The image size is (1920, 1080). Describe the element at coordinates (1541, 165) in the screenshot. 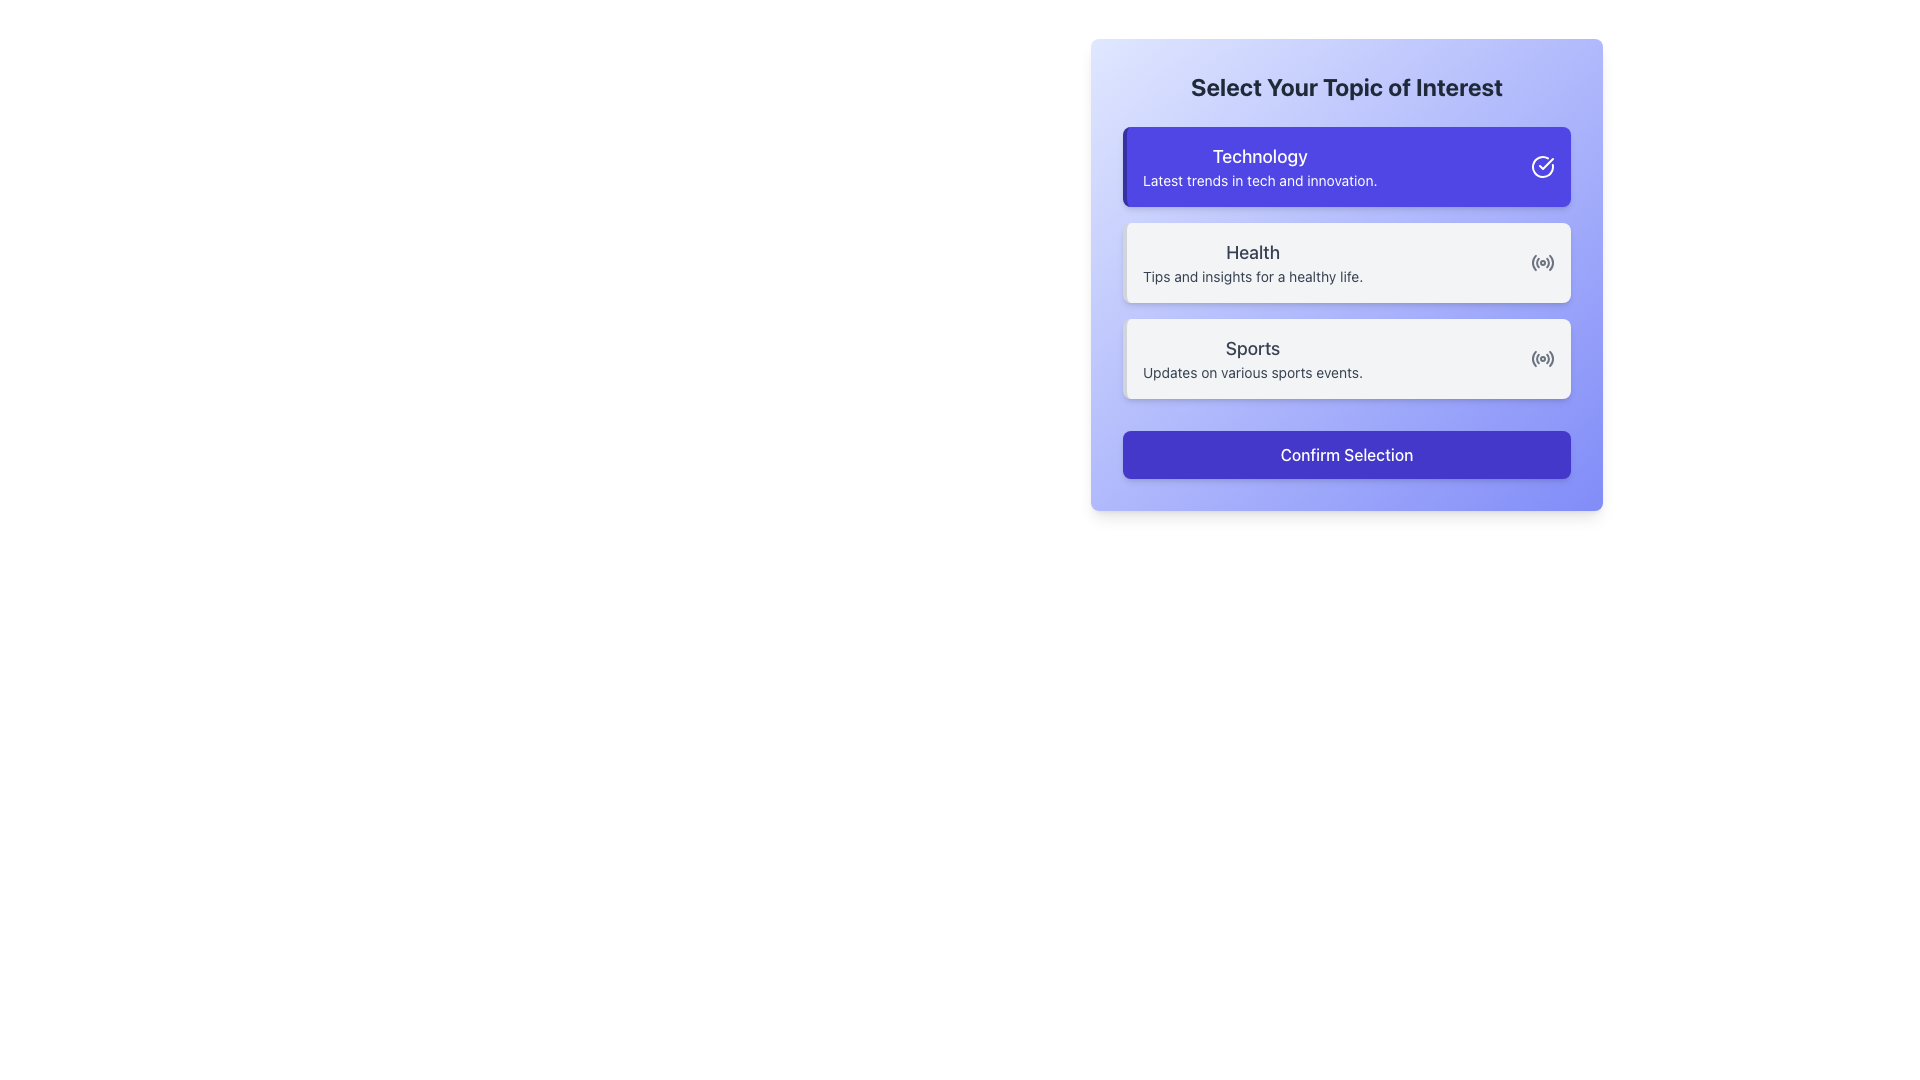

I see `SVG structure of the checkmark icon indicating the selected state of the 'Technology' option in the modal dialog` at that location.